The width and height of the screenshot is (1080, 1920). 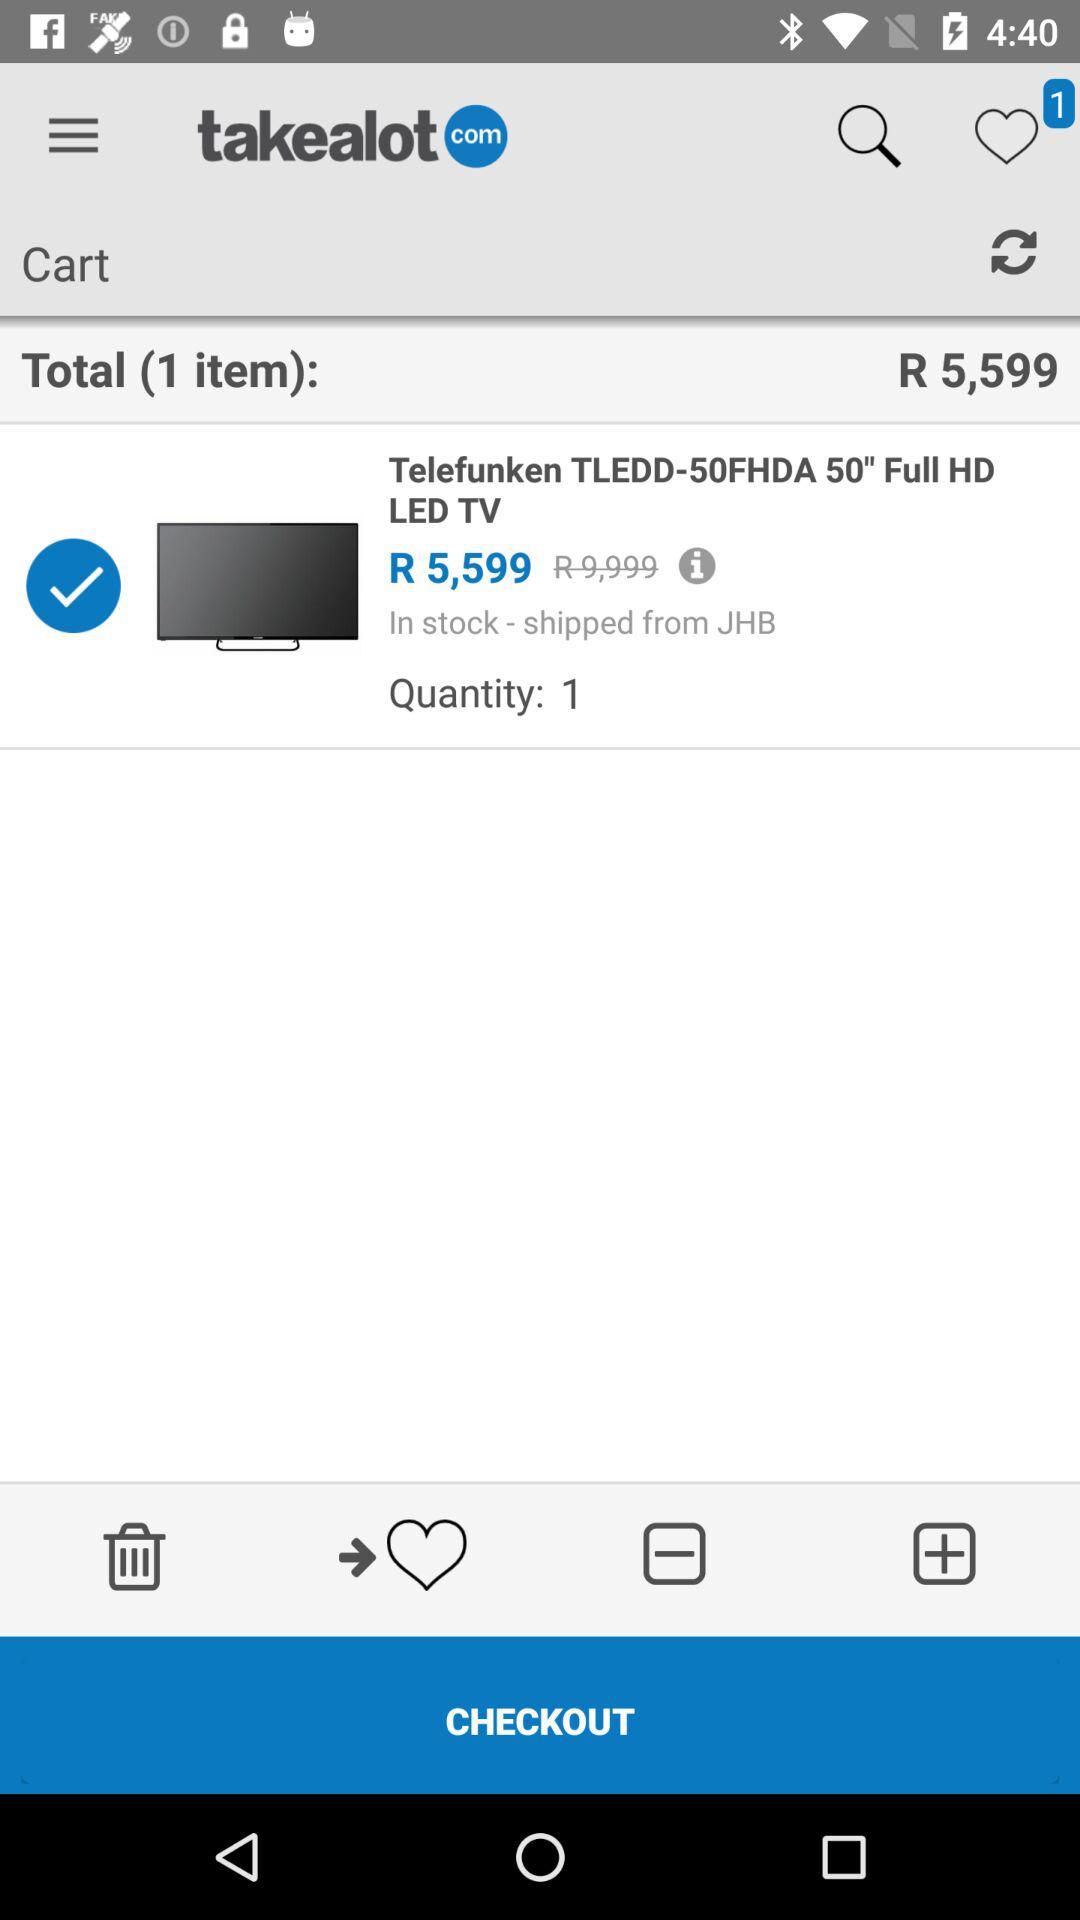 I want to click on in stock shipped icon, so click(x=723, y=620).